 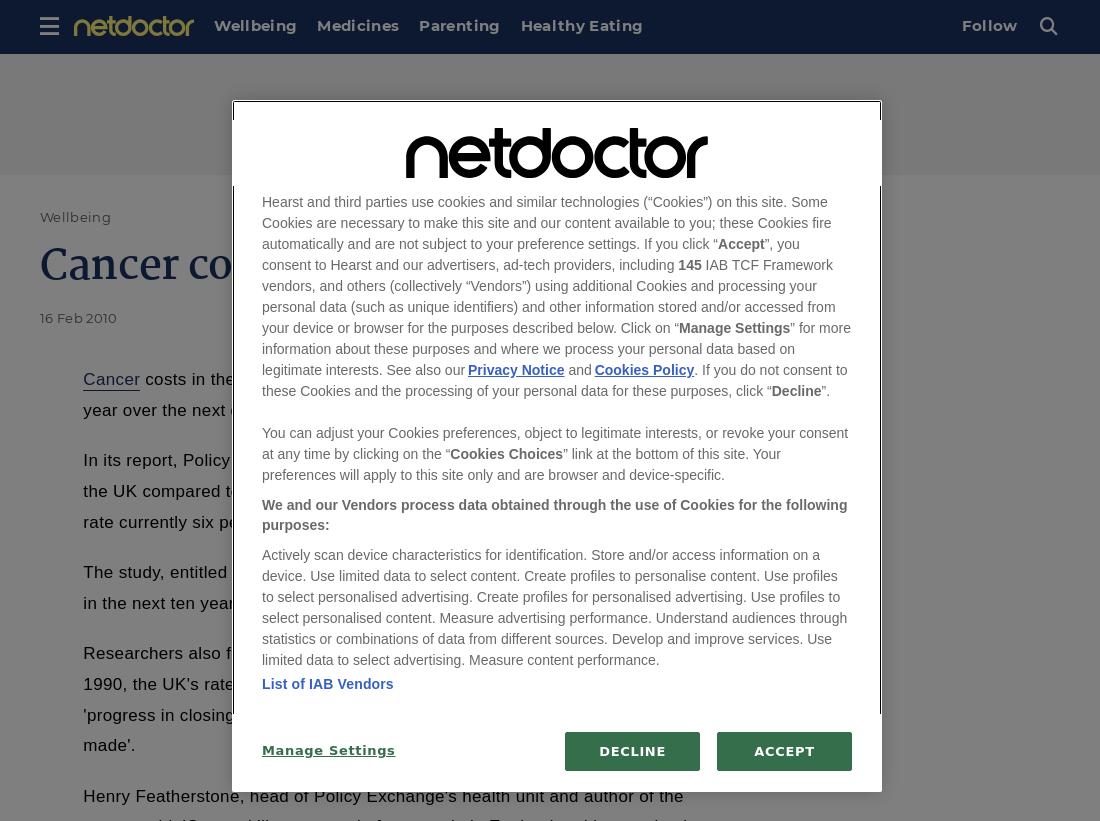 What do you see at coordinates (580, 24) in the screenshot?
I see `'Healthy Eating'` at bounding box center [580, 24].